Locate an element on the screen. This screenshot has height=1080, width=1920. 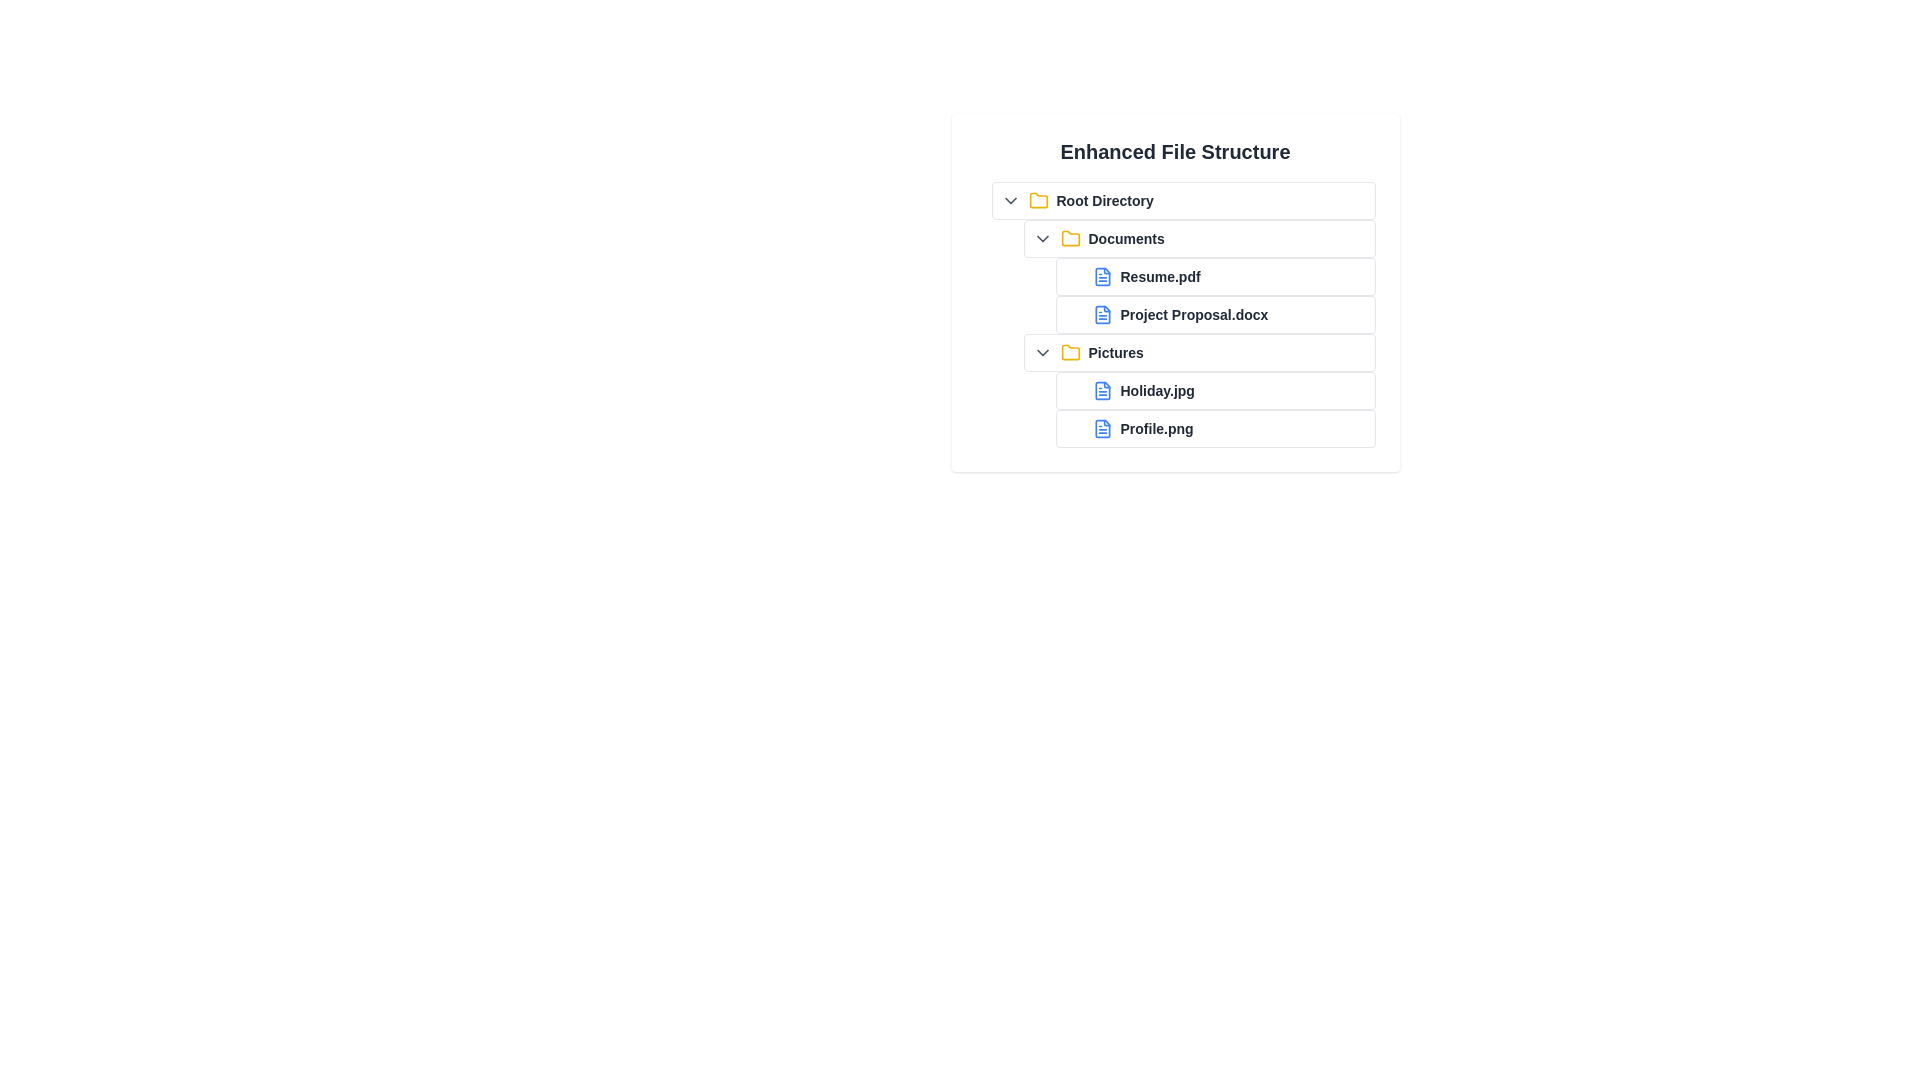
the folder icon representing the 'Documents' category in the file structure interface, which is the second element from the left within the 'Documents' group is located at coordinates (1069, 238).